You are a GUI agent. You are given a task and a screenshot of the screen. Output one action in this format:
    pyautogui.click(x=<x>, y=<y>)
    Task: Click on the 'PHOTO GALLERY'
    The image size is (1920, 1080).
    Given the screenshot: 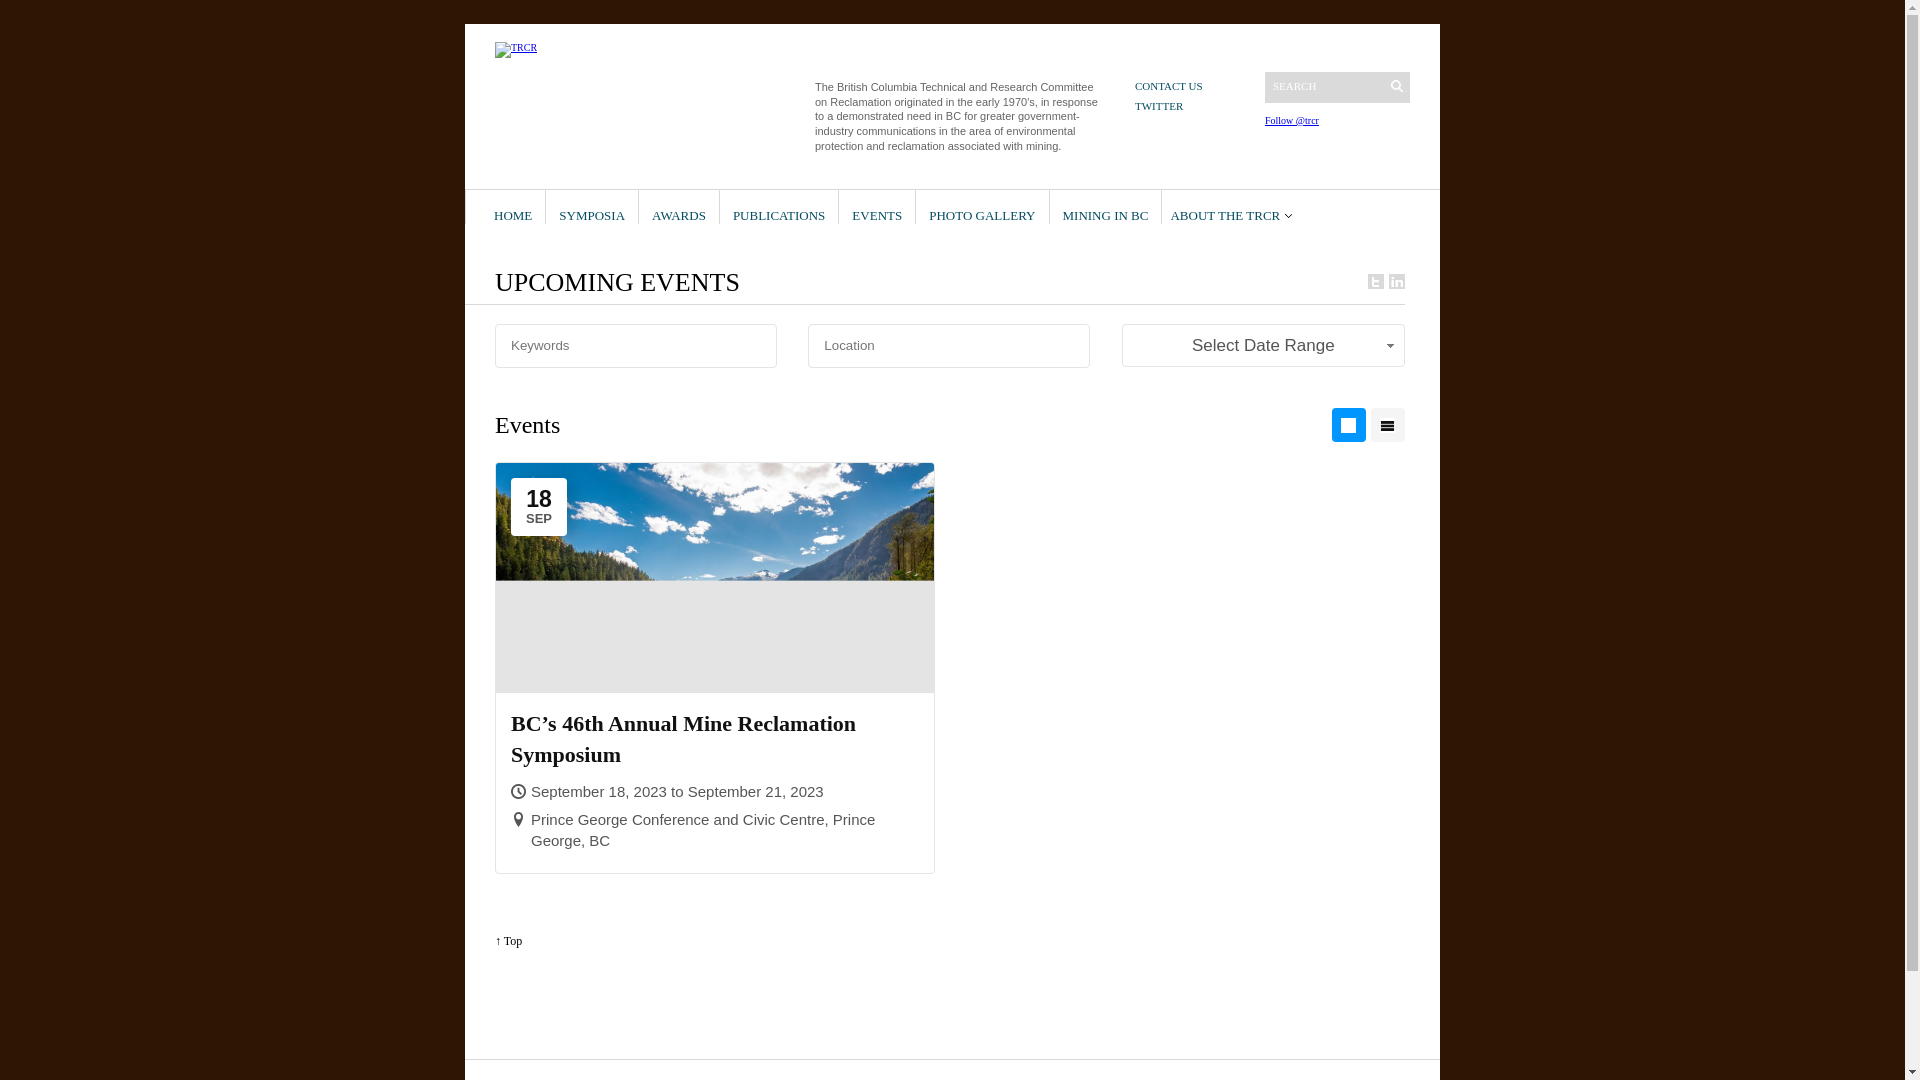 What is the action you would take?
    pyautogui.click(x=982, y=207)
    